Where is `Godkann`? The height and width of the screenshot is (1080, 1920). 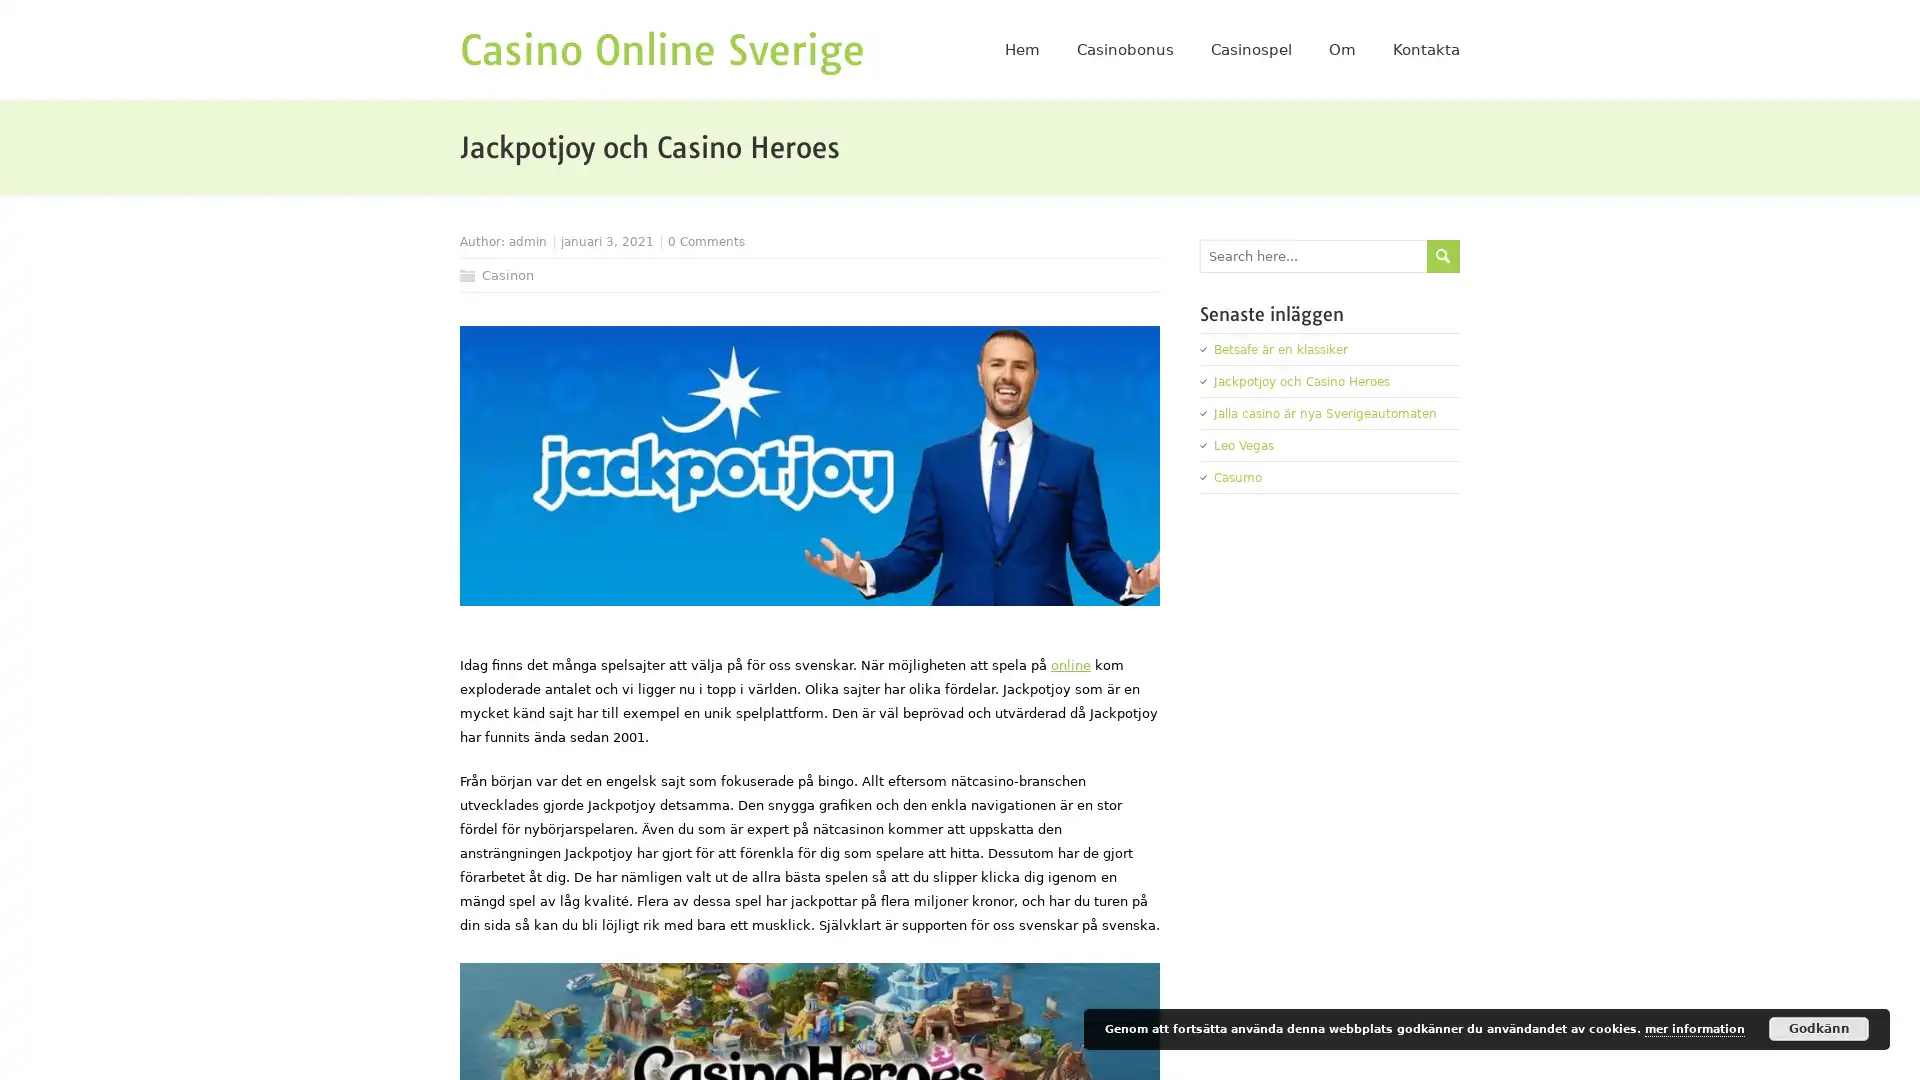
Godkann is located at coordinates (1819, 1029).